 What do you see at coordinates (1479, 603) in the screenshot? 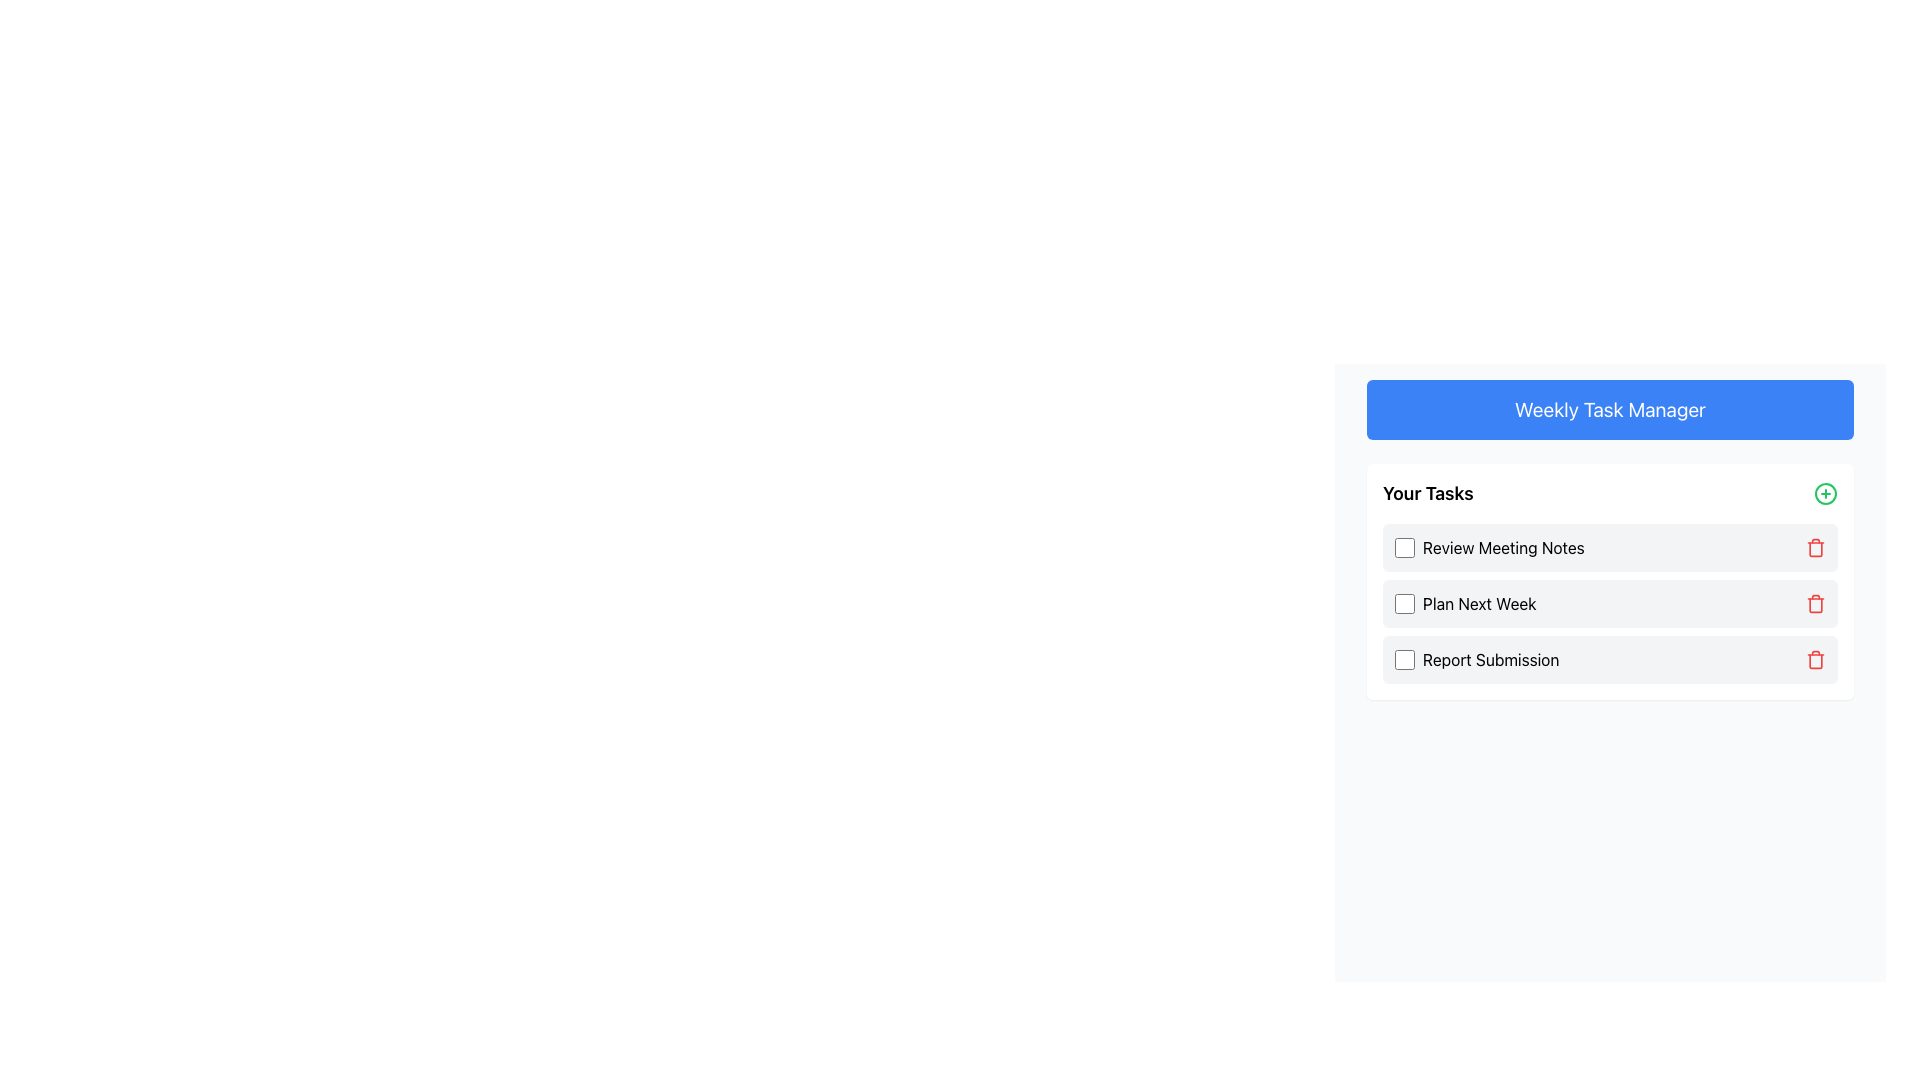
I see `text displayed in the second Text Label of the 'Your Tasks' list in the 'Weekly Task Manager' interface` at bounding box center [1479, 603].